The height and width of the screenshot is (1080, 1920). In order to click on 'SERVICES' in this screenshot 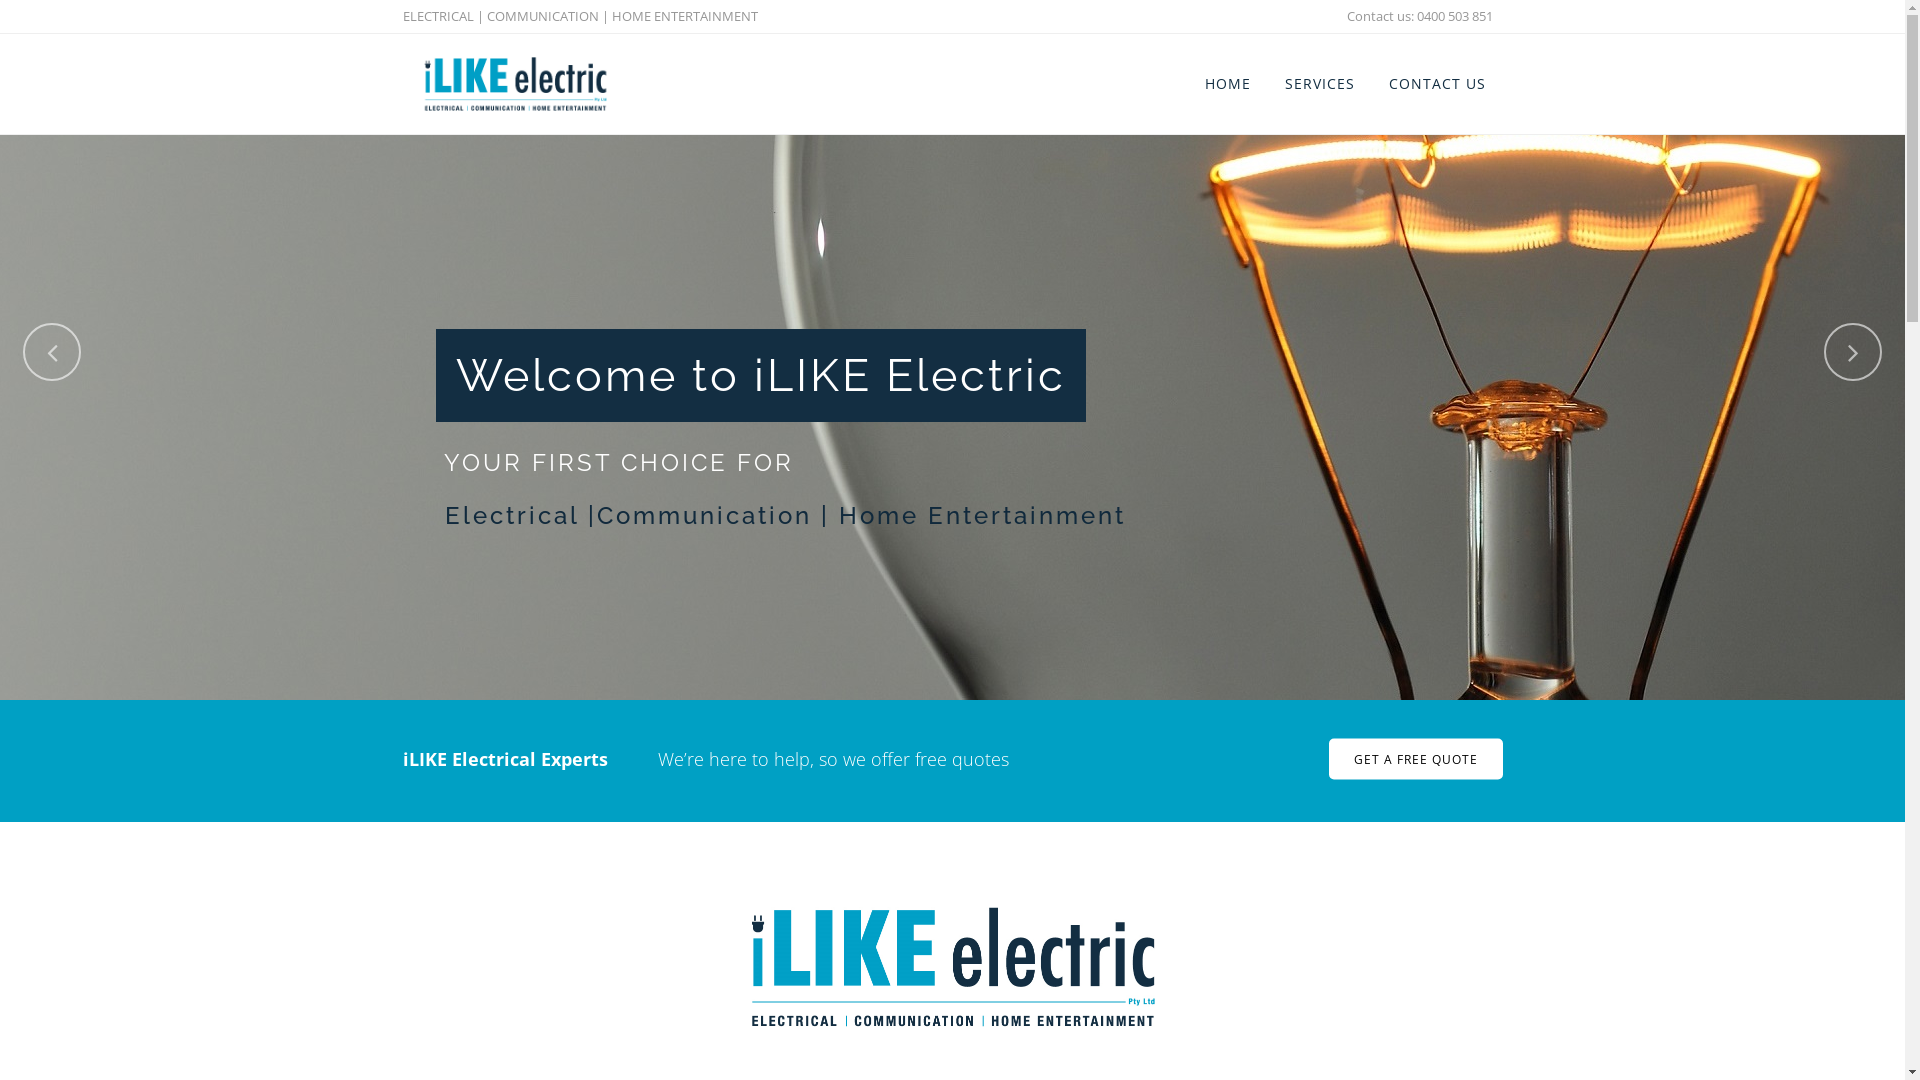, I will do `click(1320, 83)`.